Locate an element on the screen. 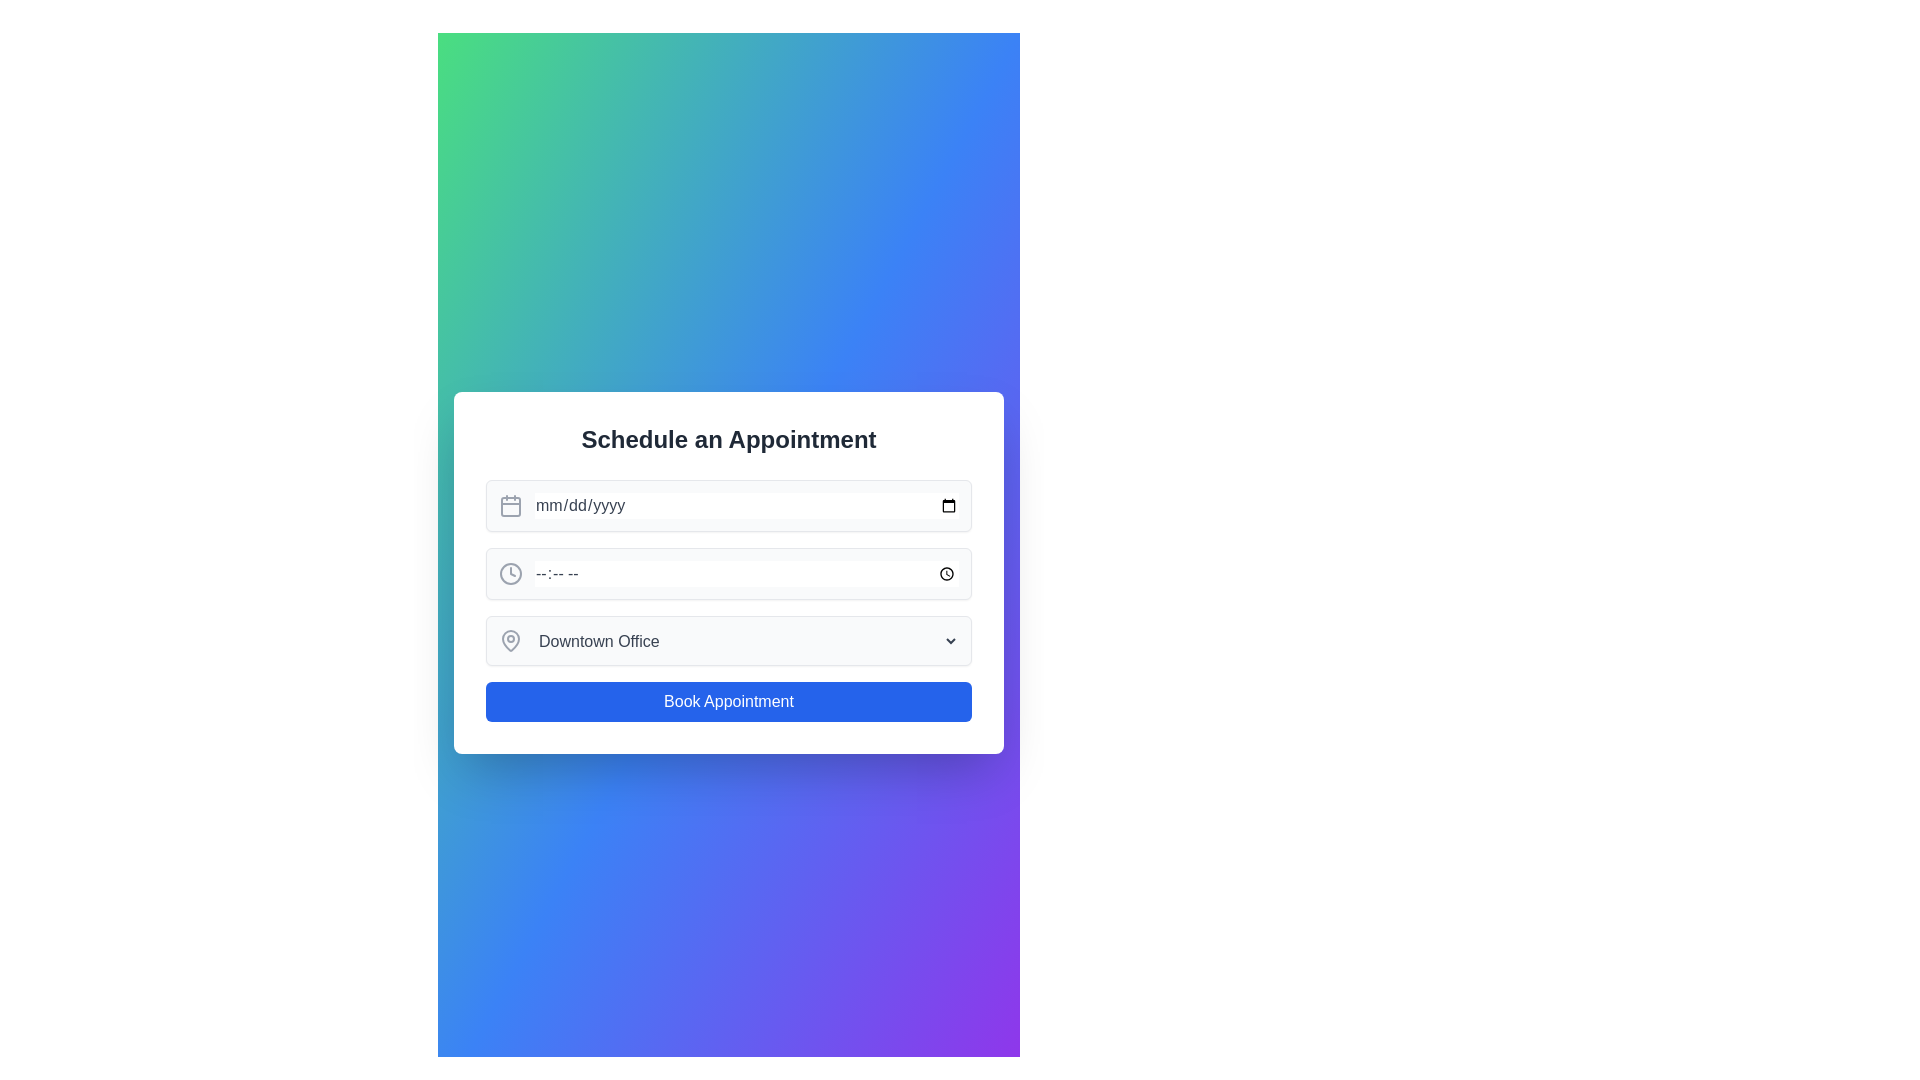 The height and width of the screenshot is (1080, 1920). the calendar icon/button related to date input, which is styled with a gray color and located to the left of the date input field is located at coordinates (510, 504).